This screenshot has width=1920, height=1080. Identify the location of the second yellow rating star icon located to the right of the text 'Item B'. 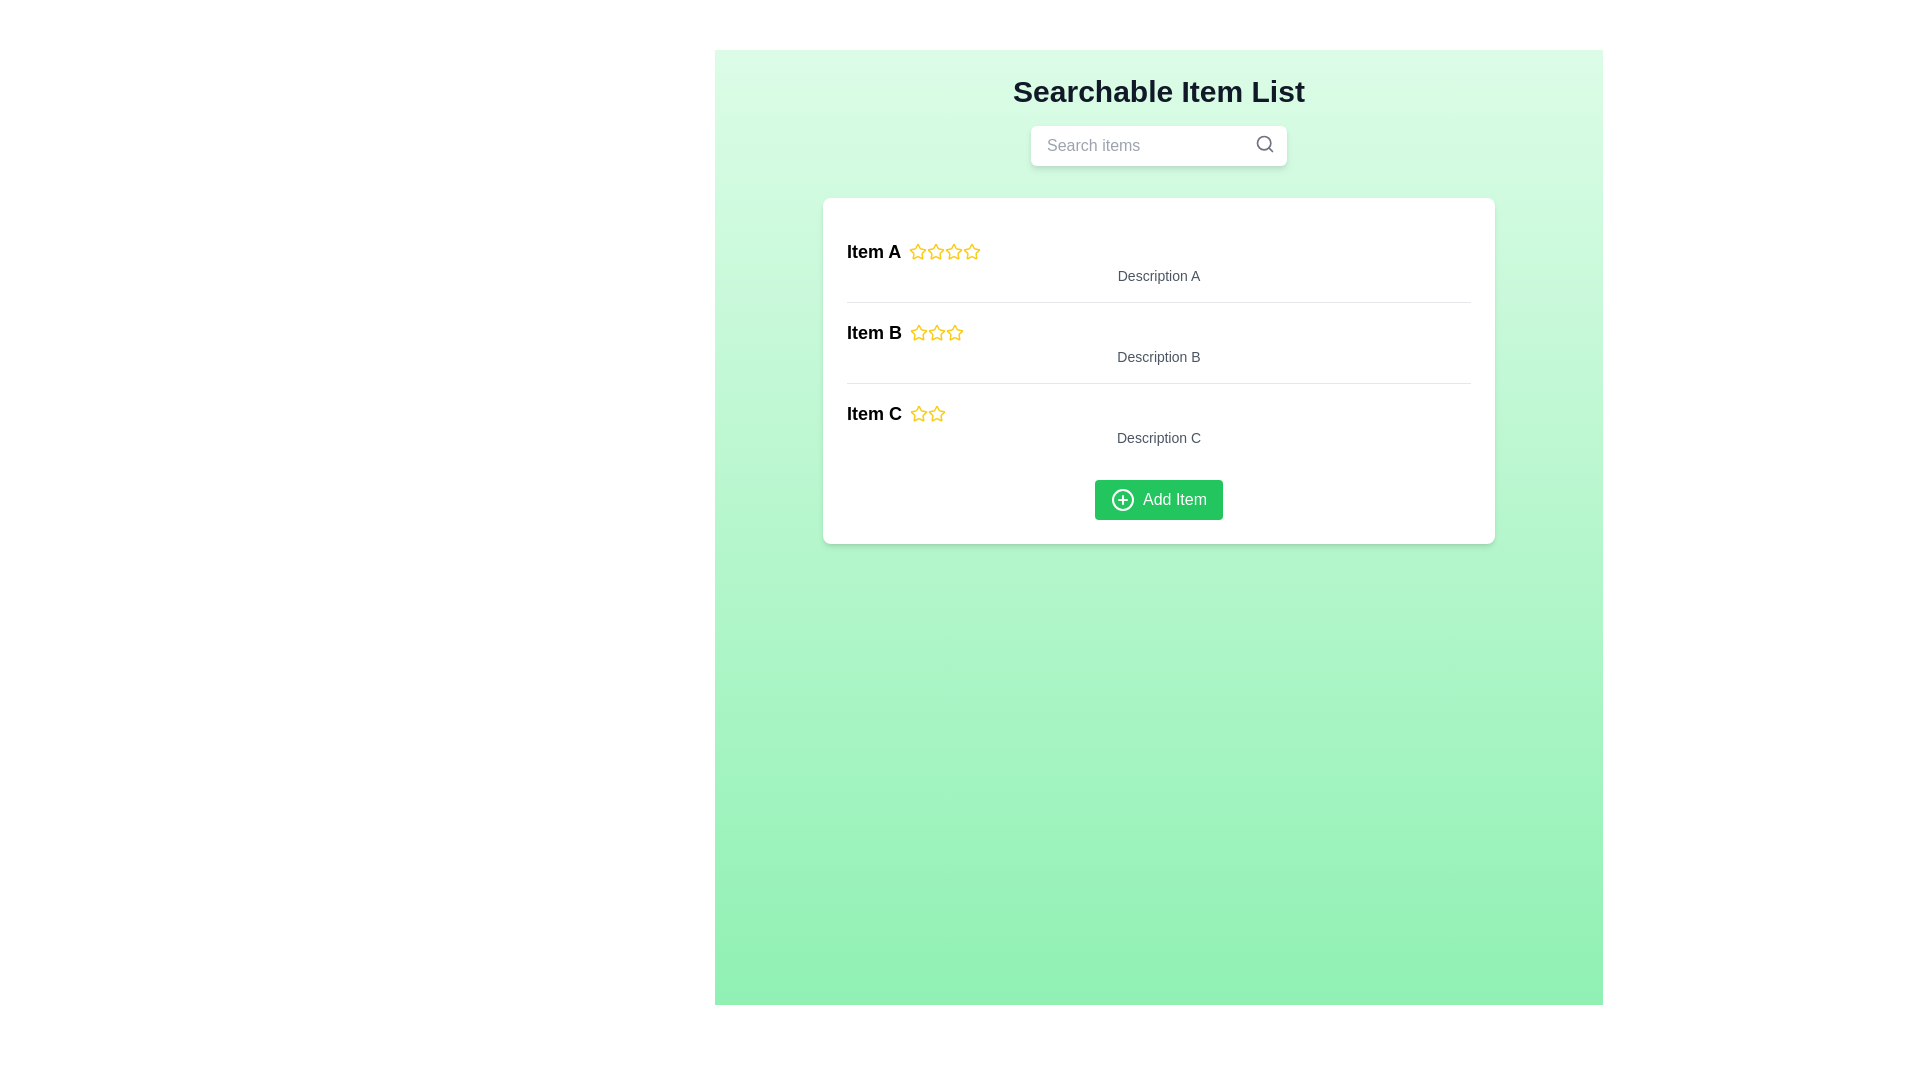
(935, 331).